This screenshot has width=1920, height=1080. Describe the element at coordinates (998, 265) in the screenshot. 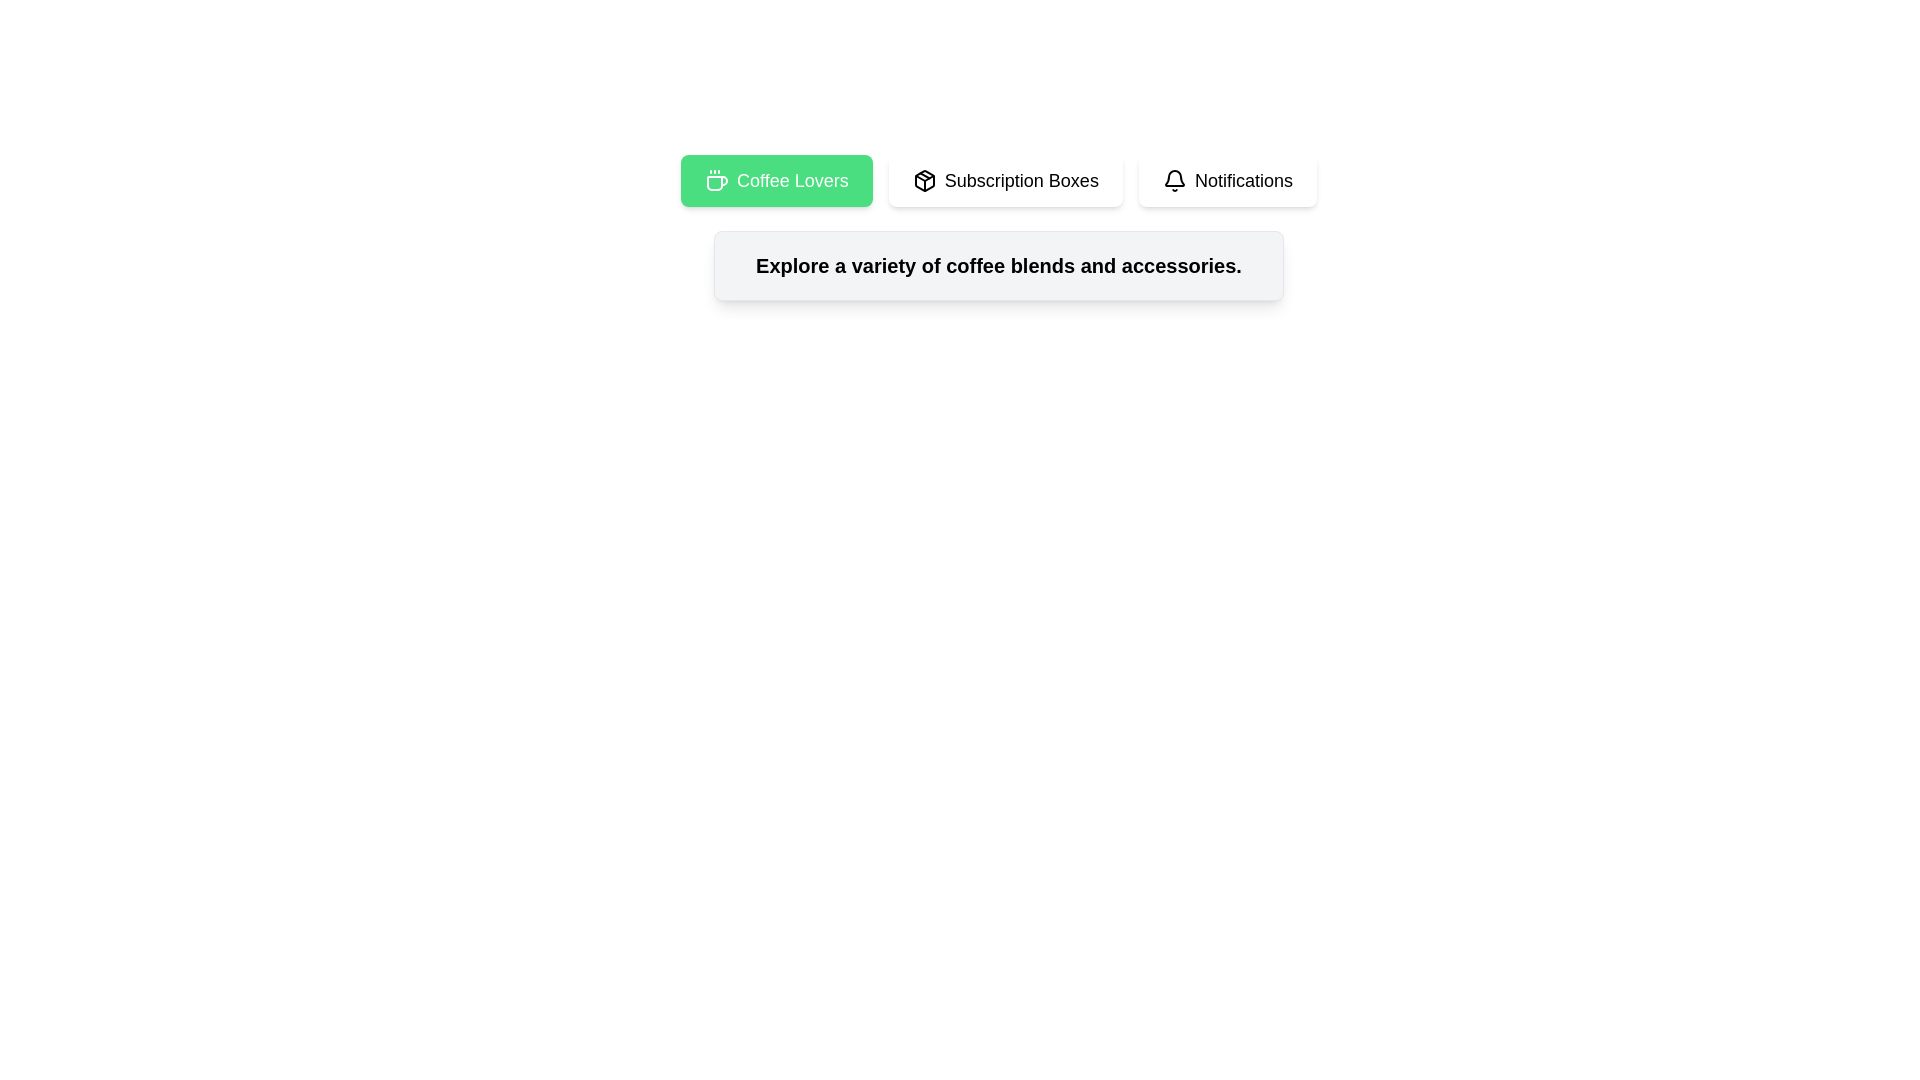

I see `the rectangular text block containing the text 'Explore a variety of coffee blends and accessories.' that has a gray background and rounded corners` at that location.